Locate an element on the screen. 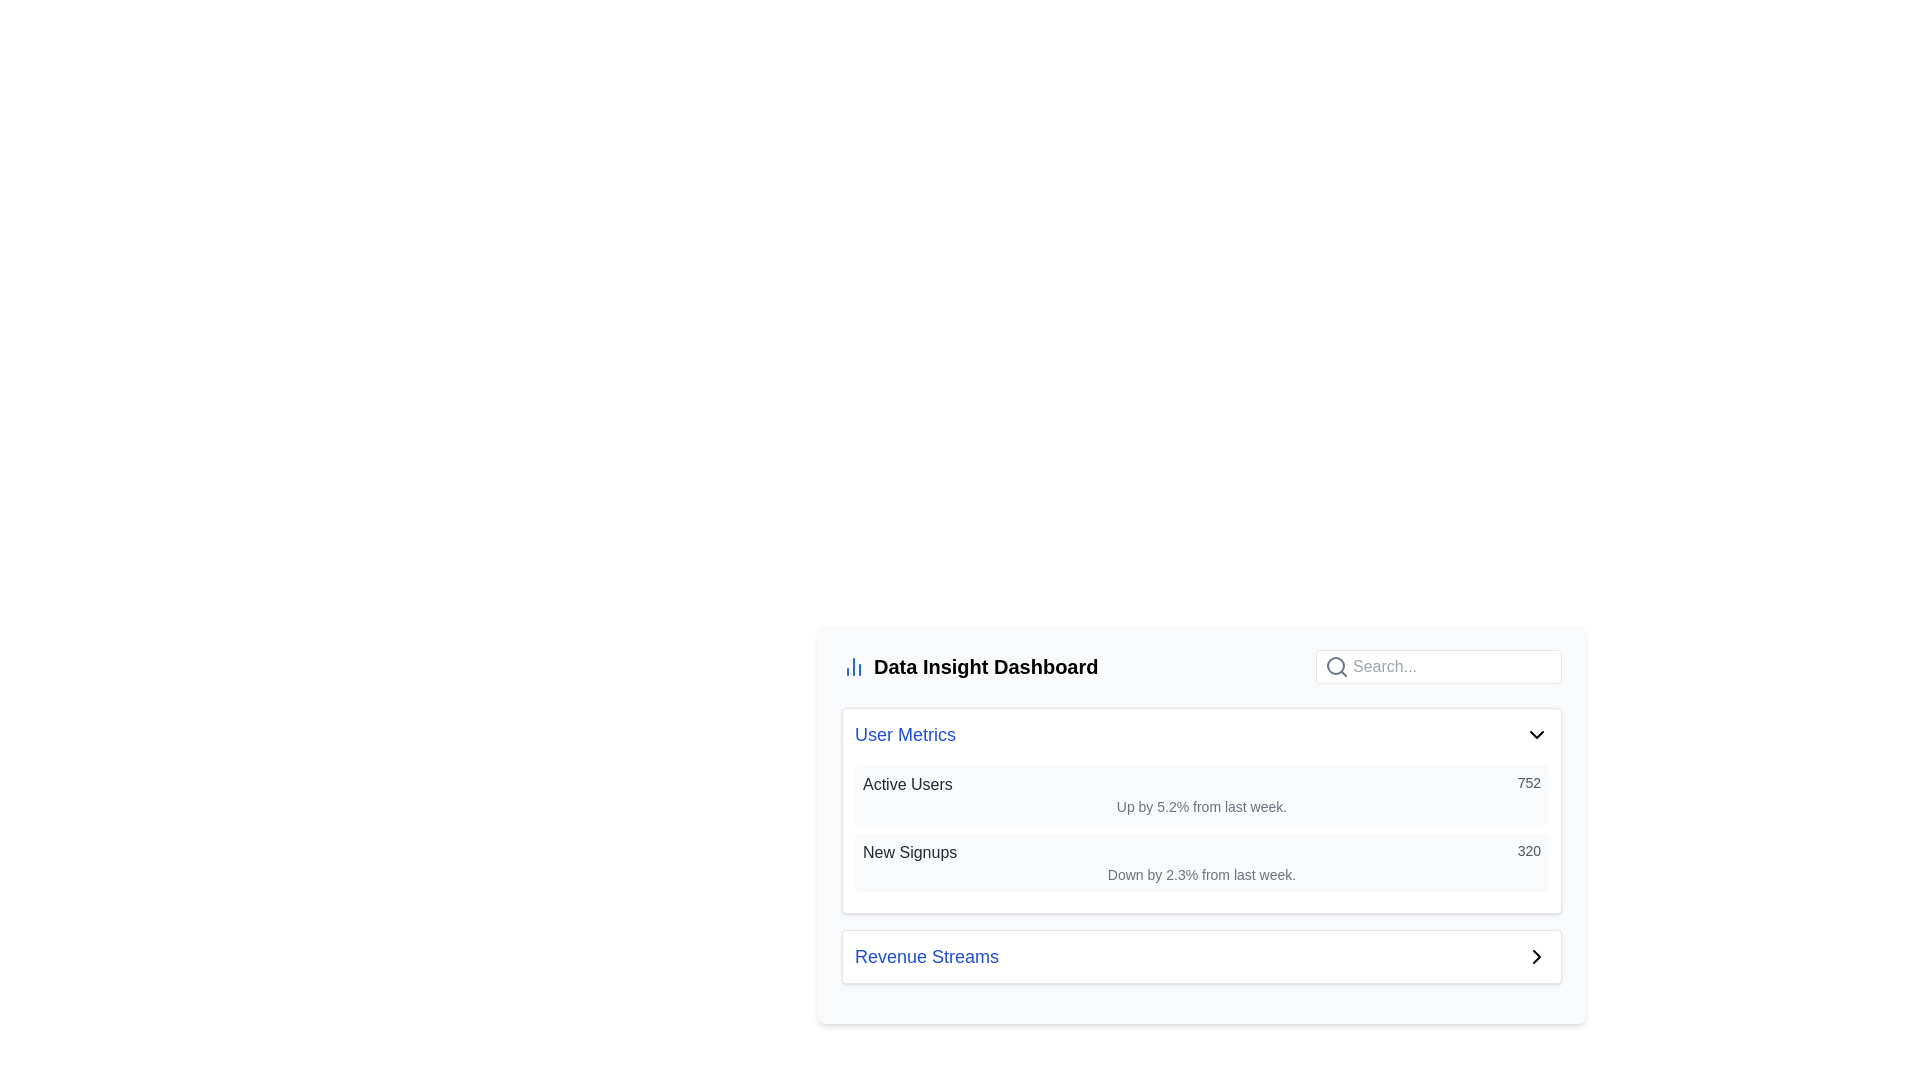  the text label located near the bottom-center of the interface is located at coordinates (925, 955).